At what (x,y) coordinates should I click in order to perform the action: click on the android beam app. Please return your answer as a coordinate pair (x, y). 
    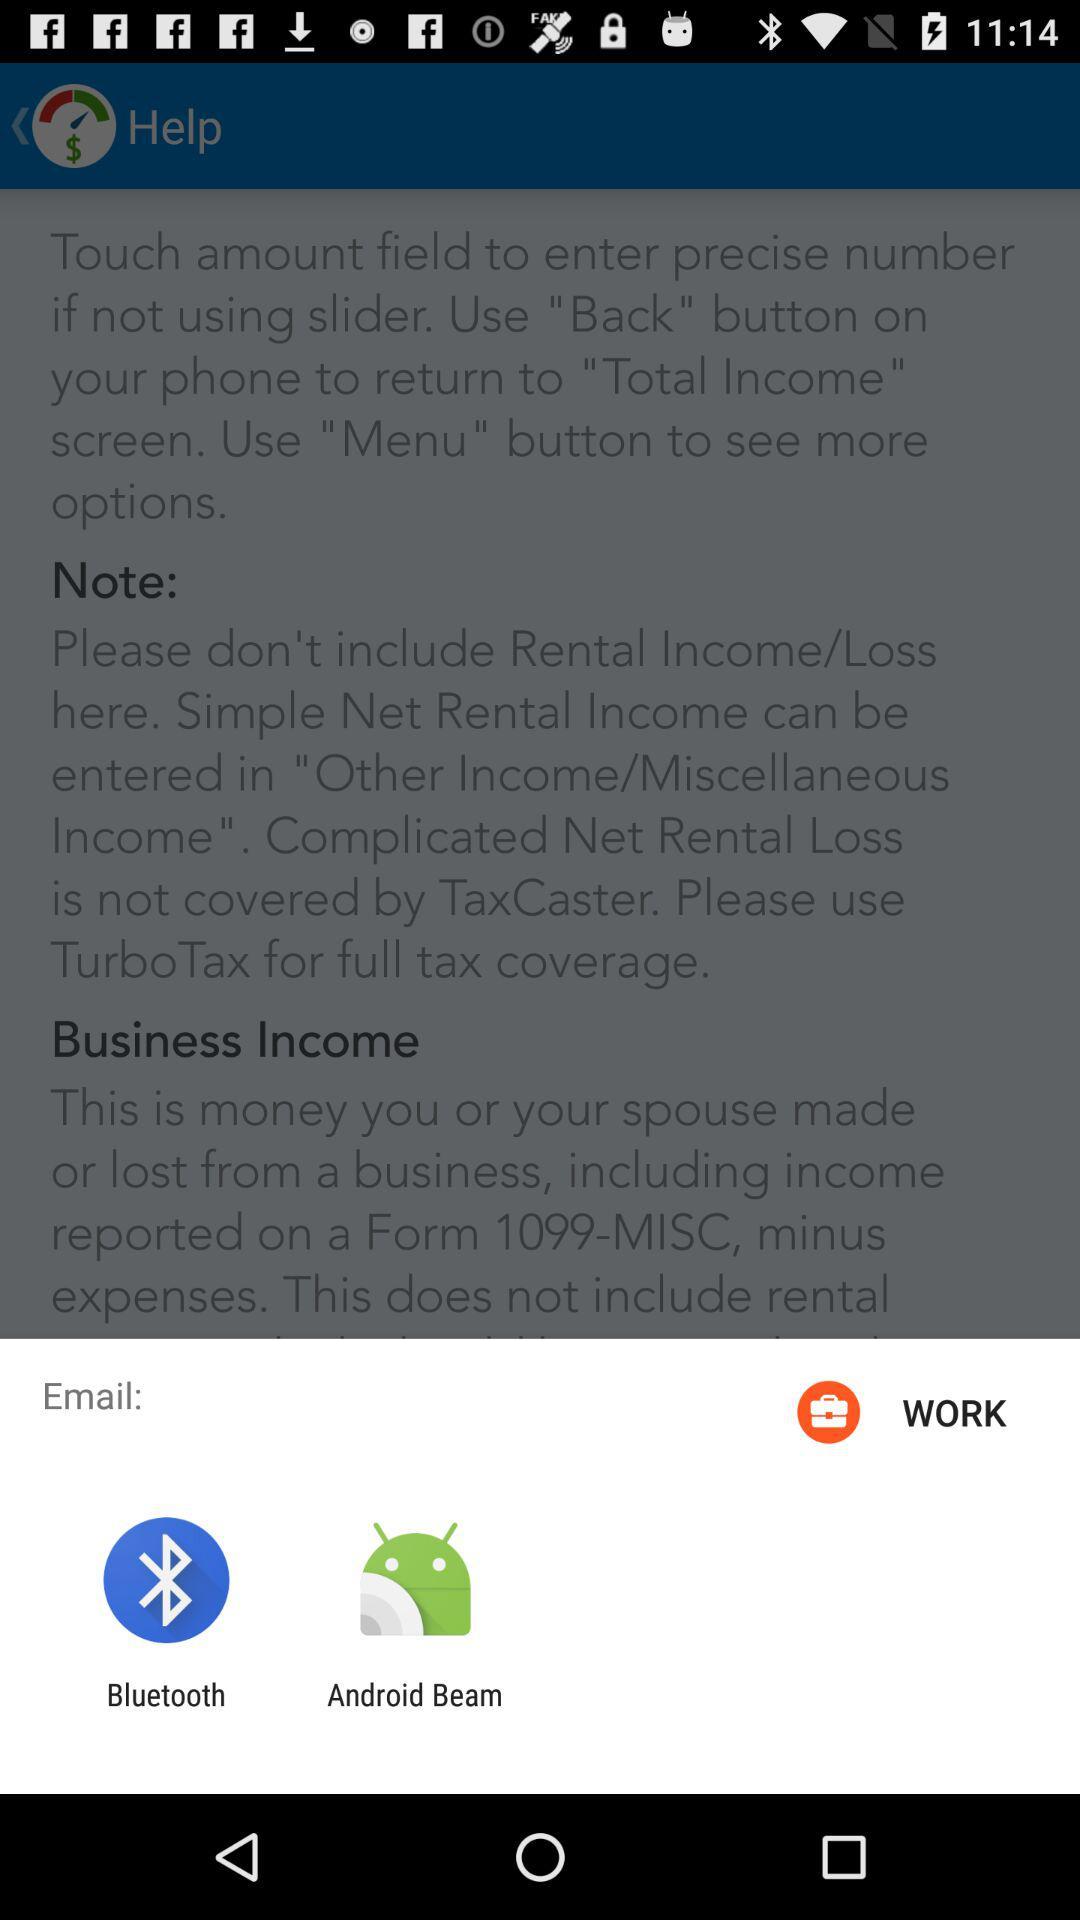
    Looking at the image, I should click on (414, 1711).